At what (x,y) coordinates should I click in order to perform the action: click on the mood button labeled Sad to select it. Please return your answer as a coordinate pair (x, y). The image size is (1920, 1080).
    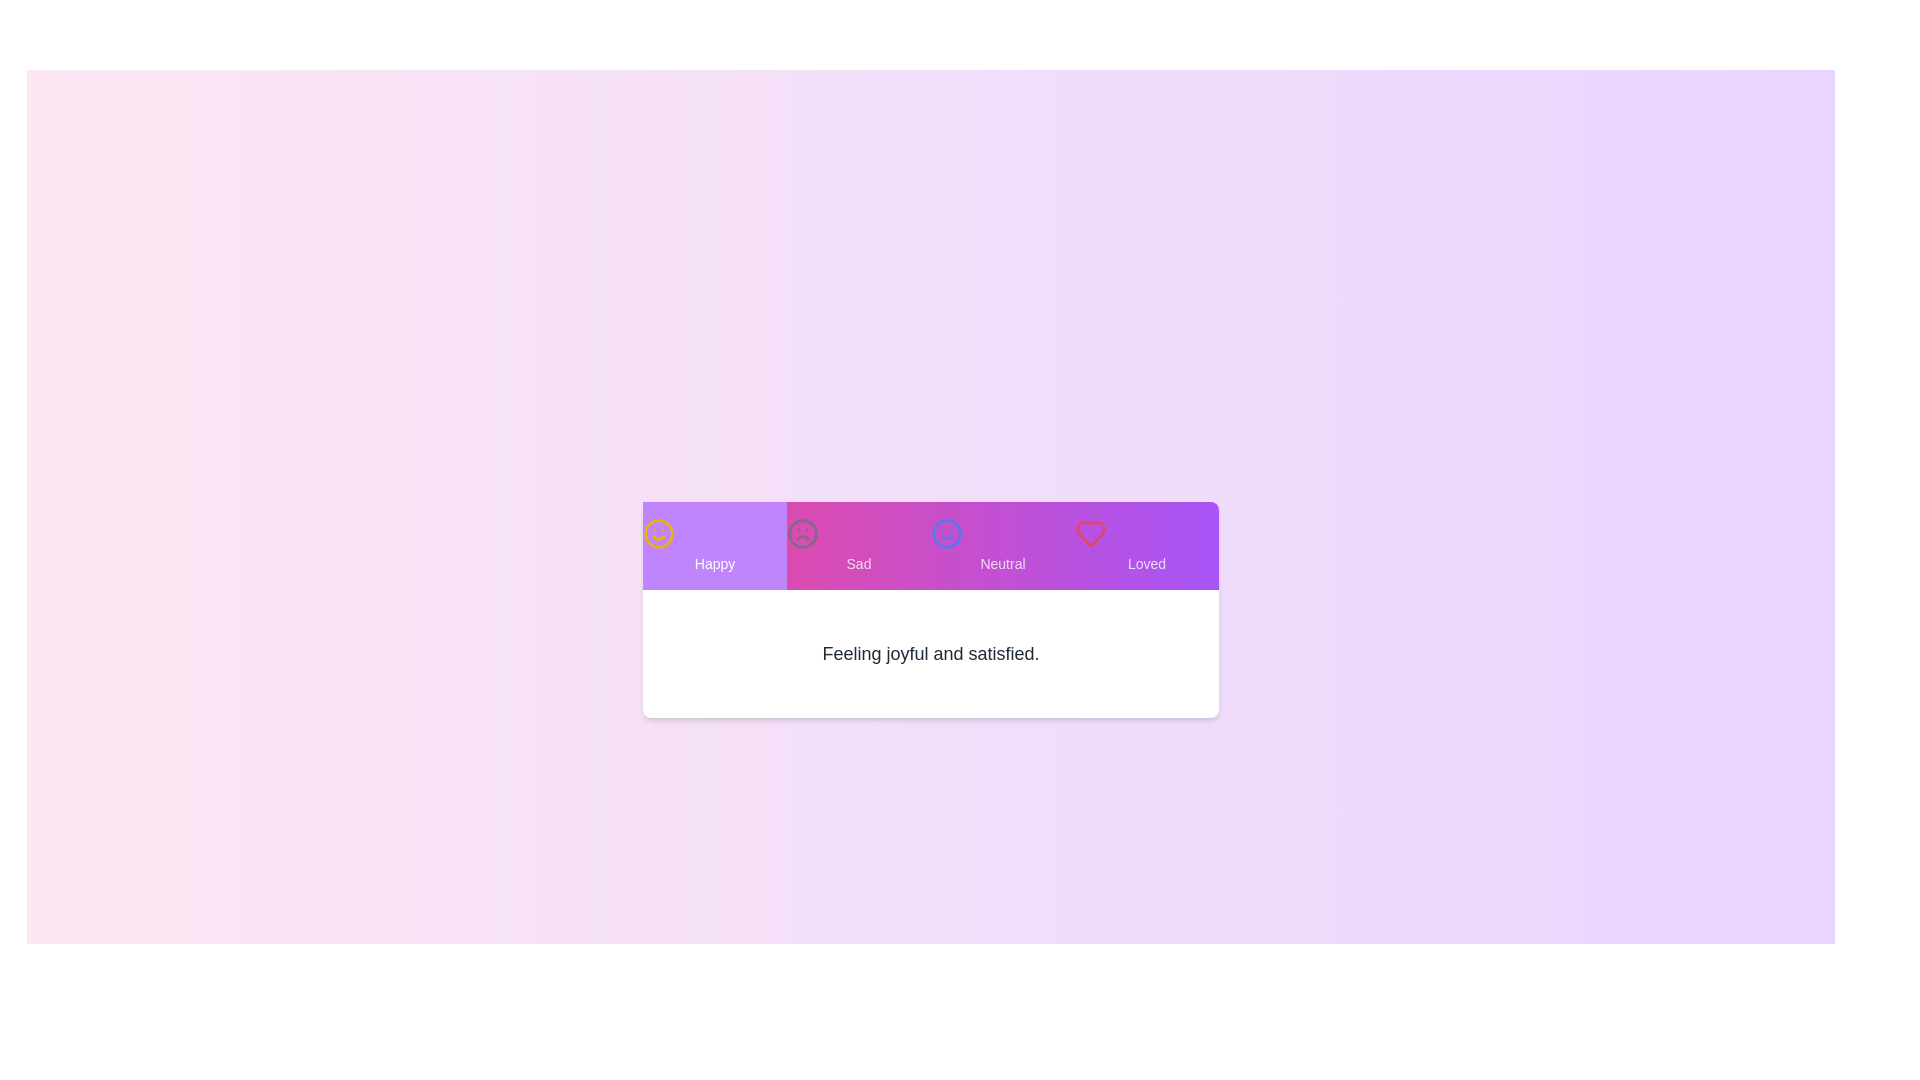
    Looking at the image, I should click on (859, 546).